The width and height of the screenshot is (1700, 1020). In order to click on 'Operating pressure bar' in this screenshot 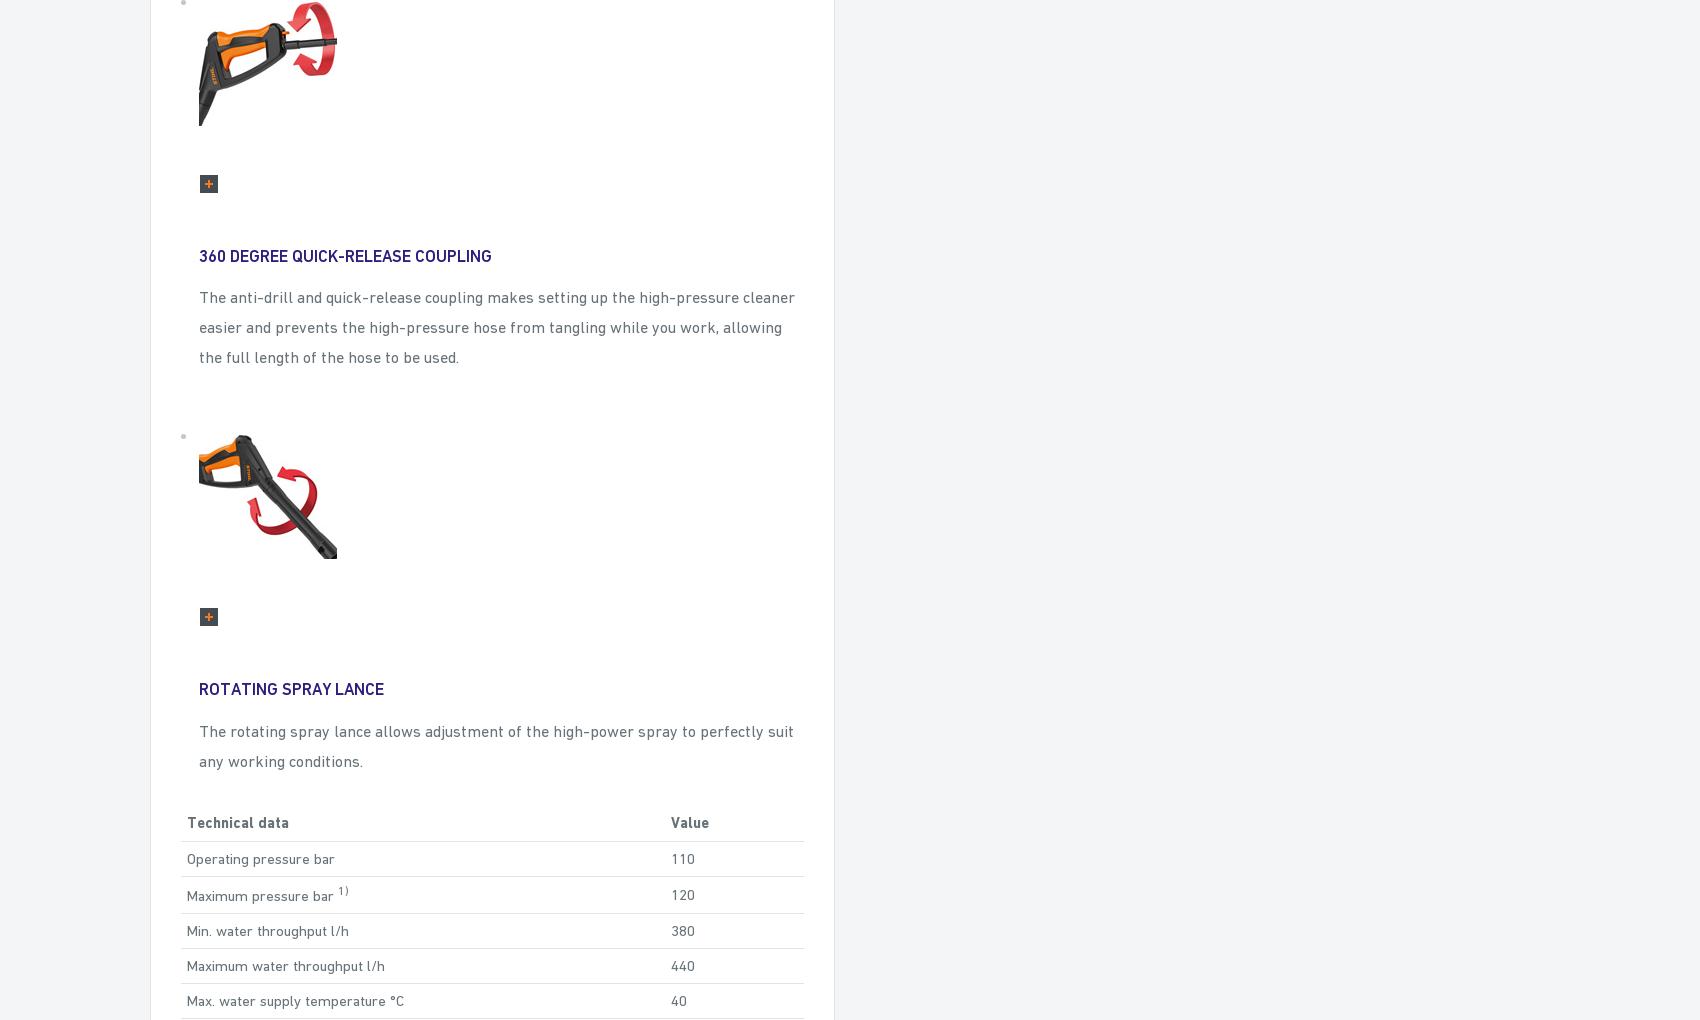, I will do `click(260, 856)`.